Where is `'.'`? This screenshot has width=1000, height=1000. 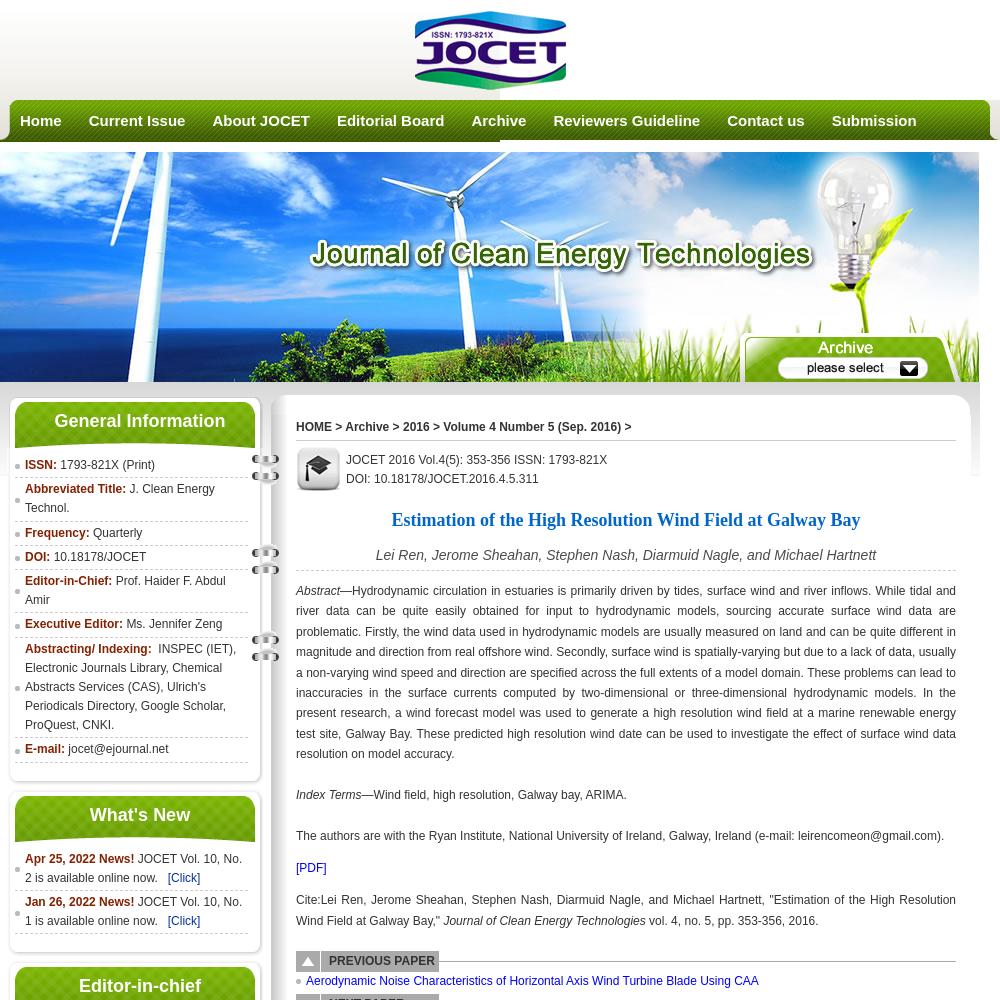 '.' is located at coordinates (111, 724).